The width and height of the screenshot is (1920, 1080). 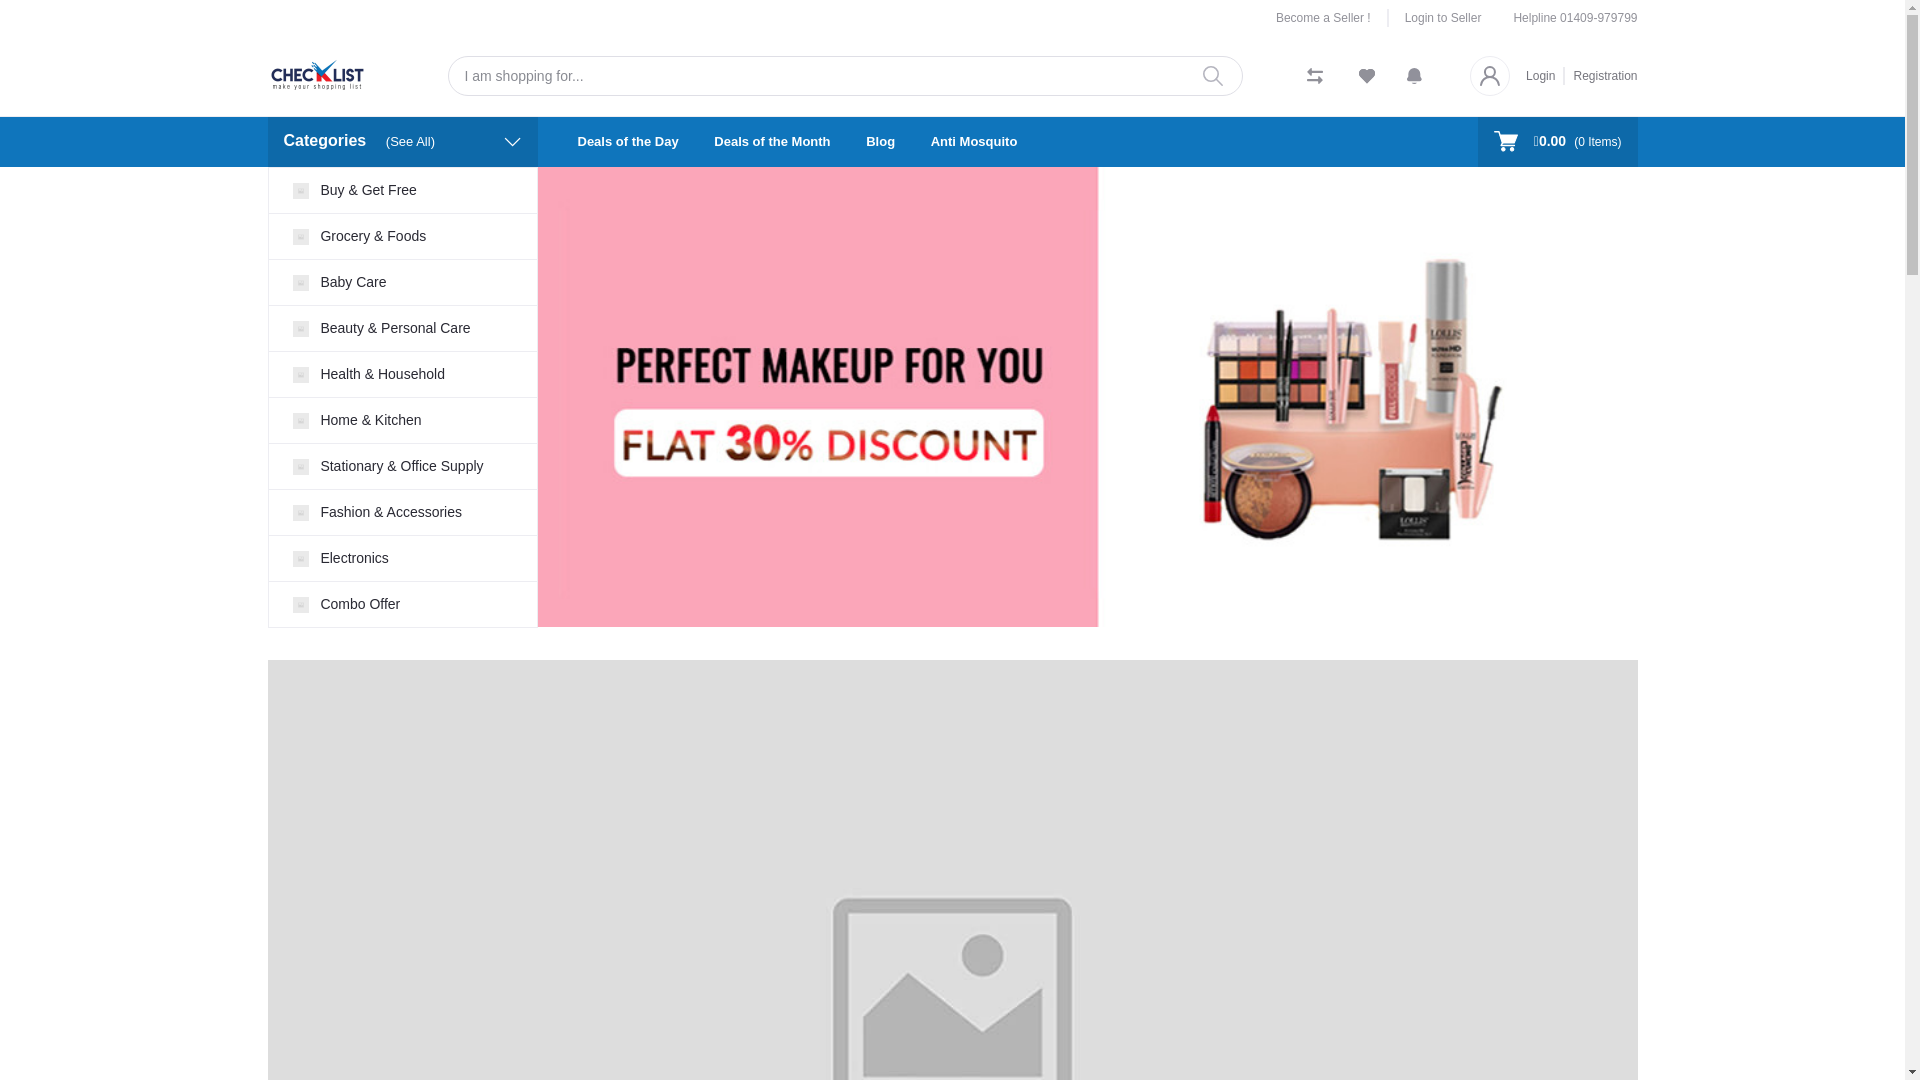 What do you see at coordinates (267, 190) in the screenshot?
I see `'Buy & Get Free'` at bounding box center [267, 190].